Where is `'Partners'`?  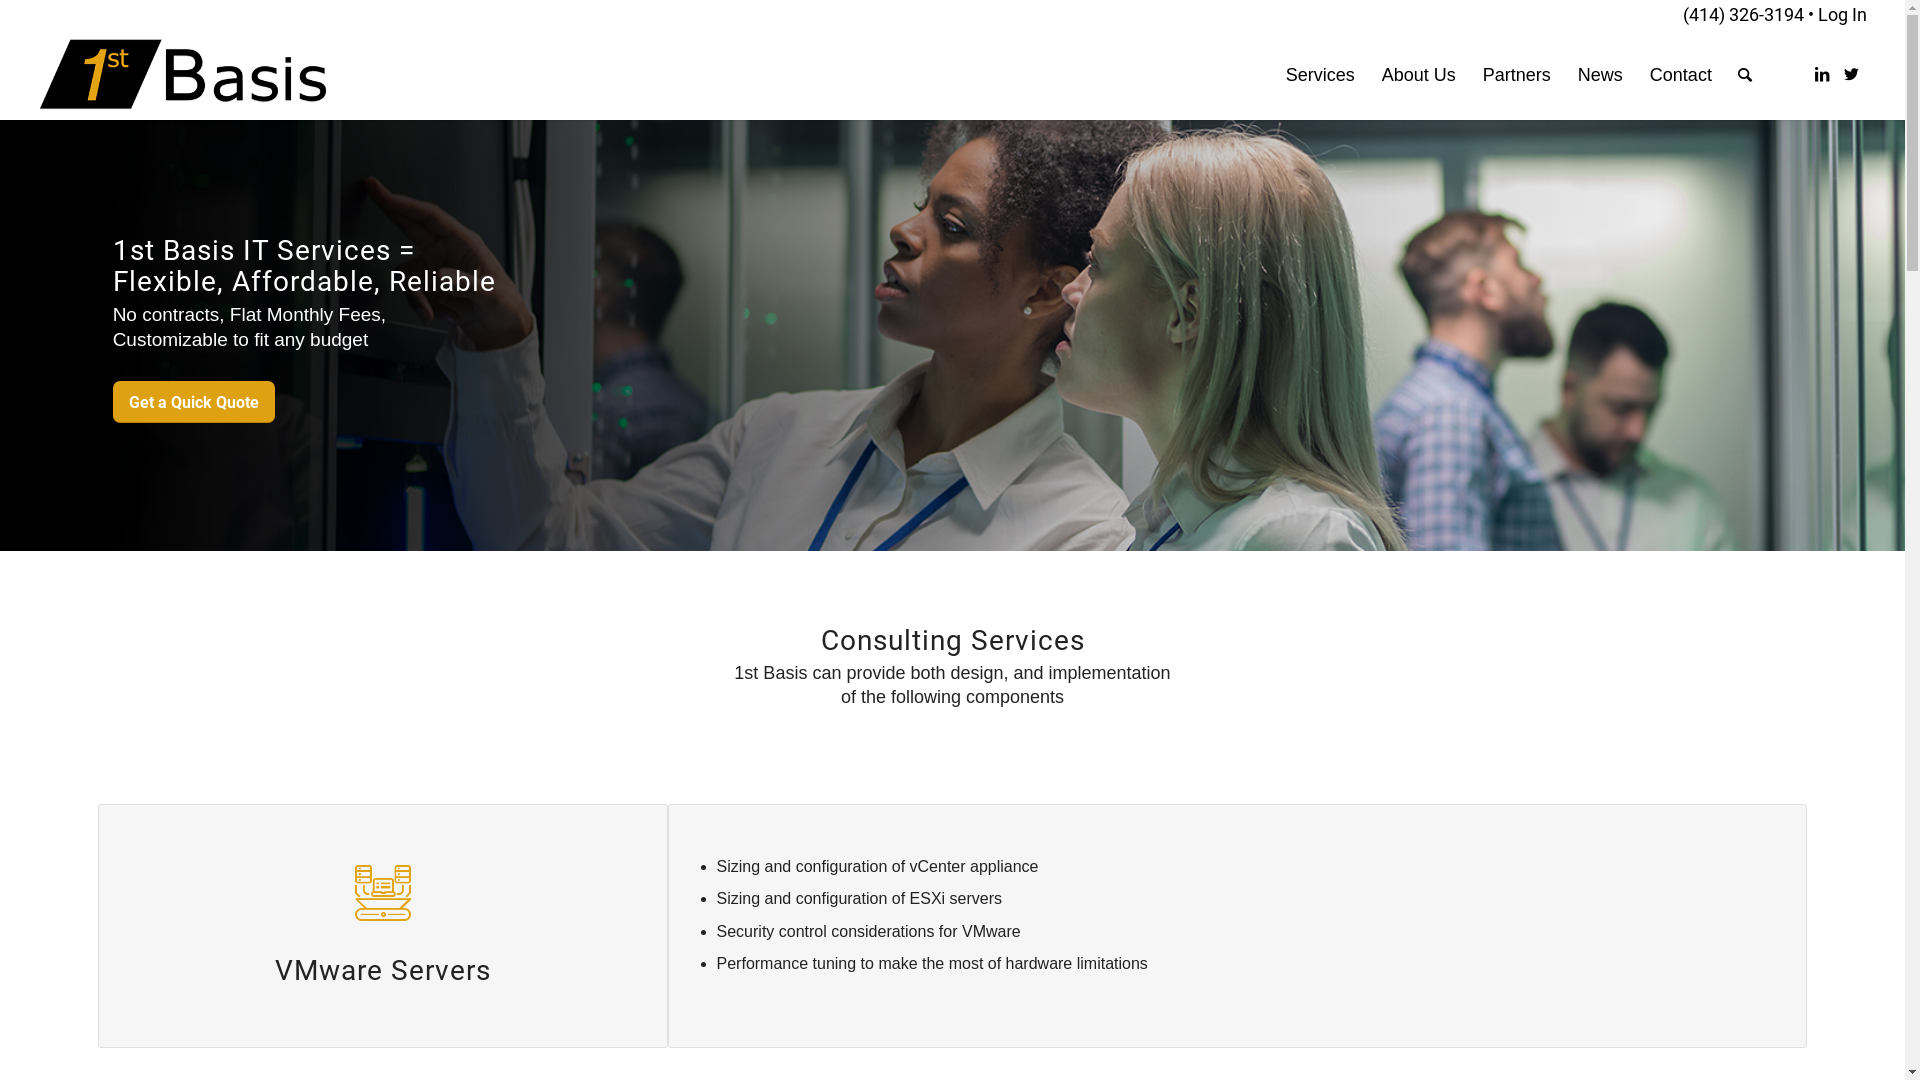 'Partners' is located at coordinates (1516, 73).